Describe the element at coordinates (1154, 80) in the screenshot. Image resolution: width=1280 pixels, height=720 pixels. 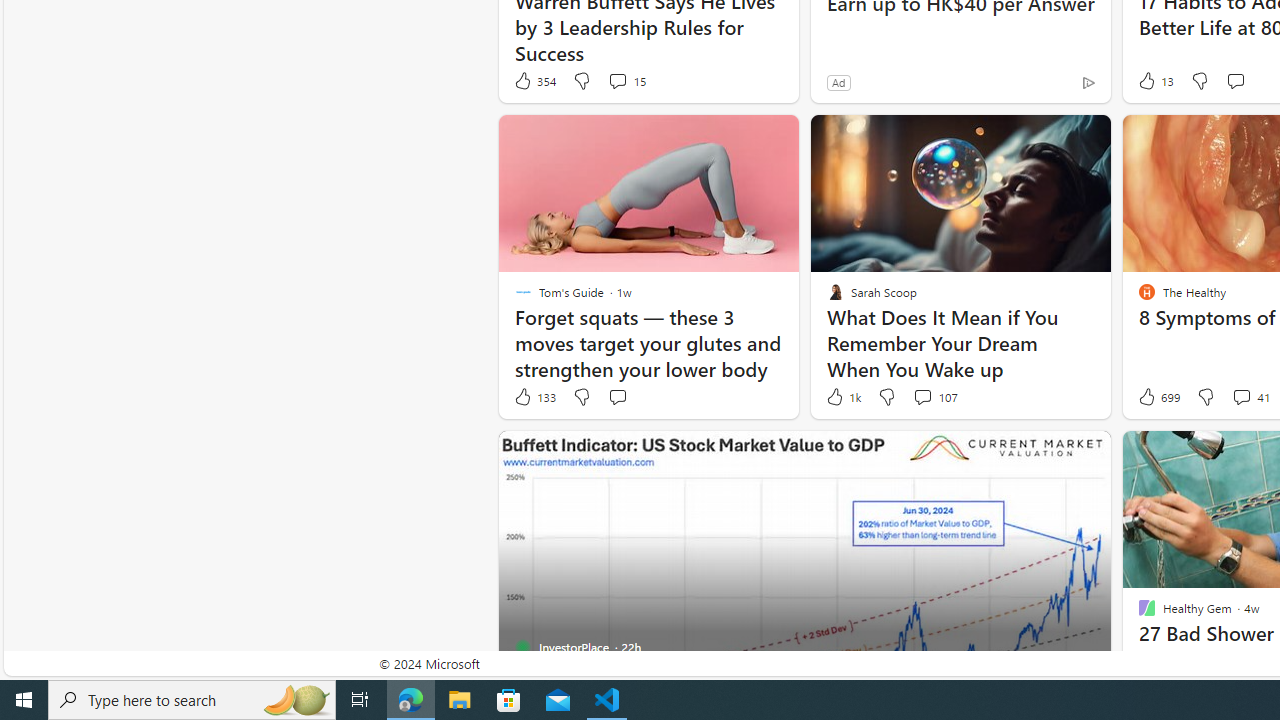
I see `'13 Like'` at that location.